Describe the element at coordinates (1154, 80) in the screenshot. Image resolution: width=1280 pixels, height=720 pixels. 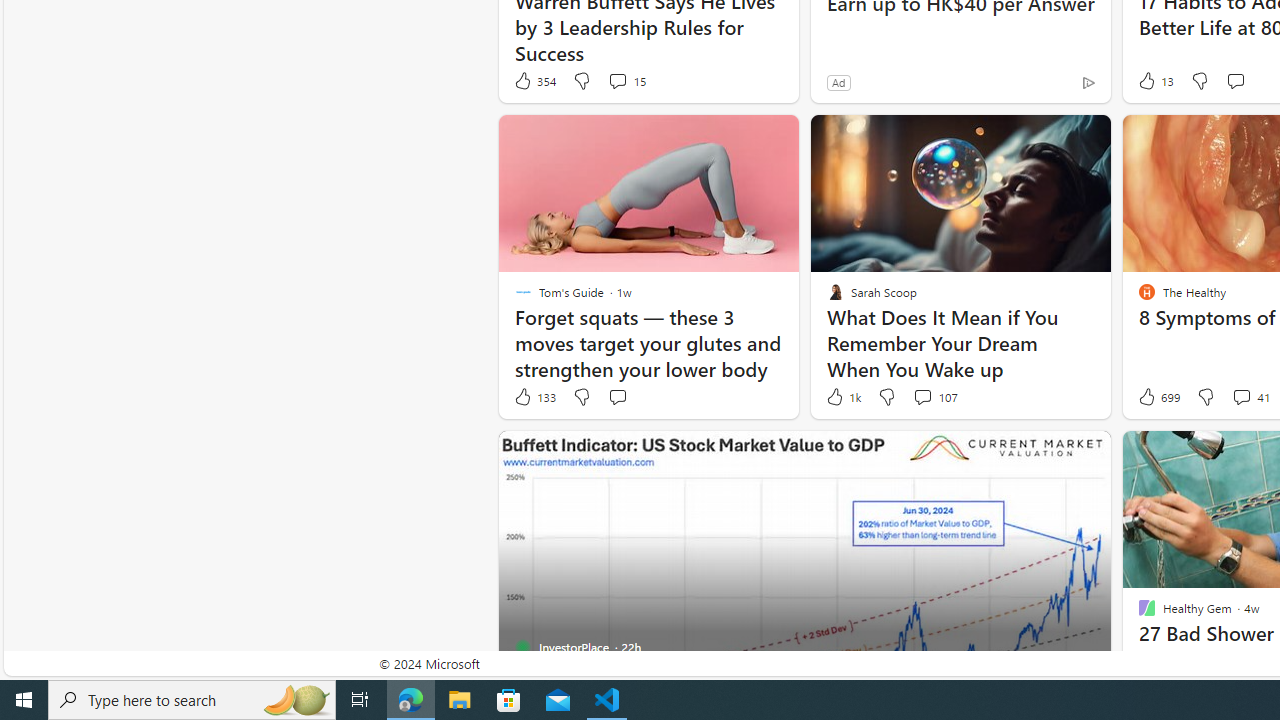
I see `'13 Like'` at that location.